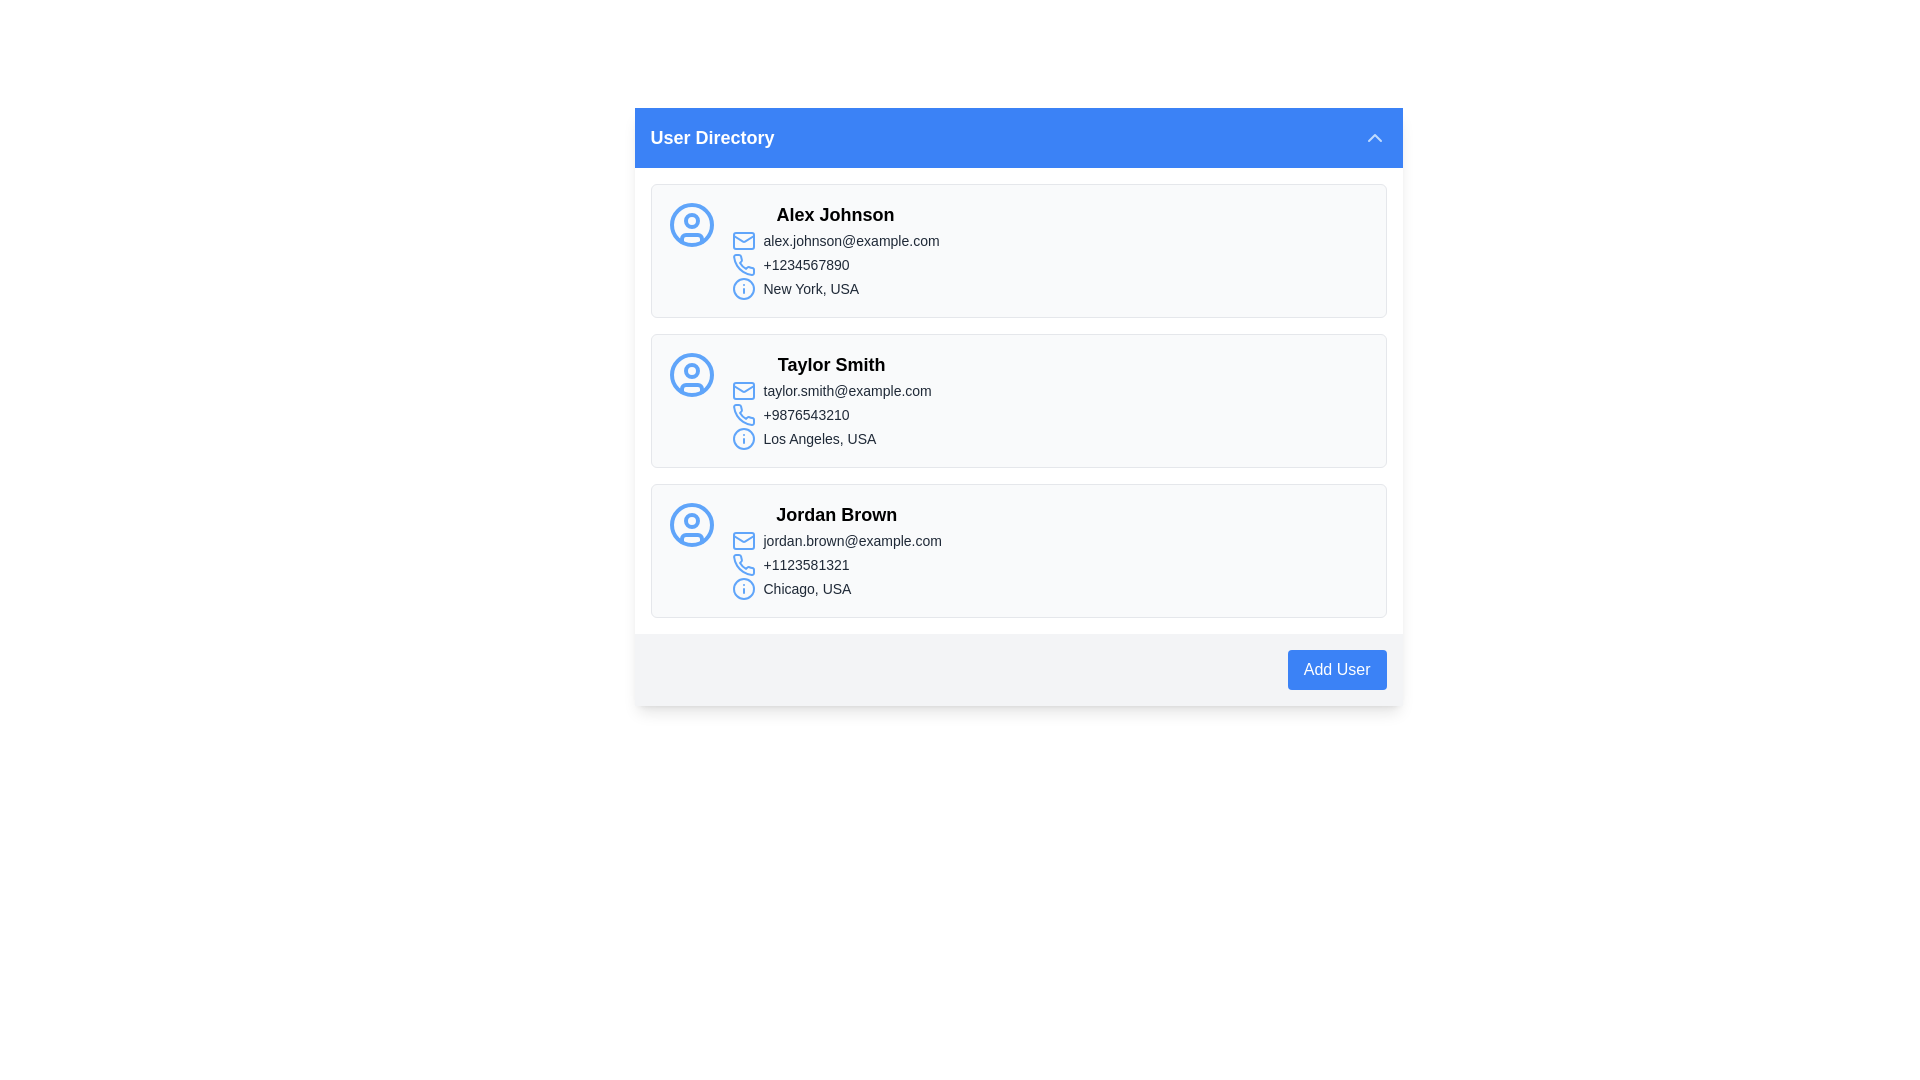  I want to click on the circular boundary graphical element (SVG) that serves as the outer framing boundary of the user avatar icon located to the left of 'Alex Johnson' in the user list, so click(691, 224).